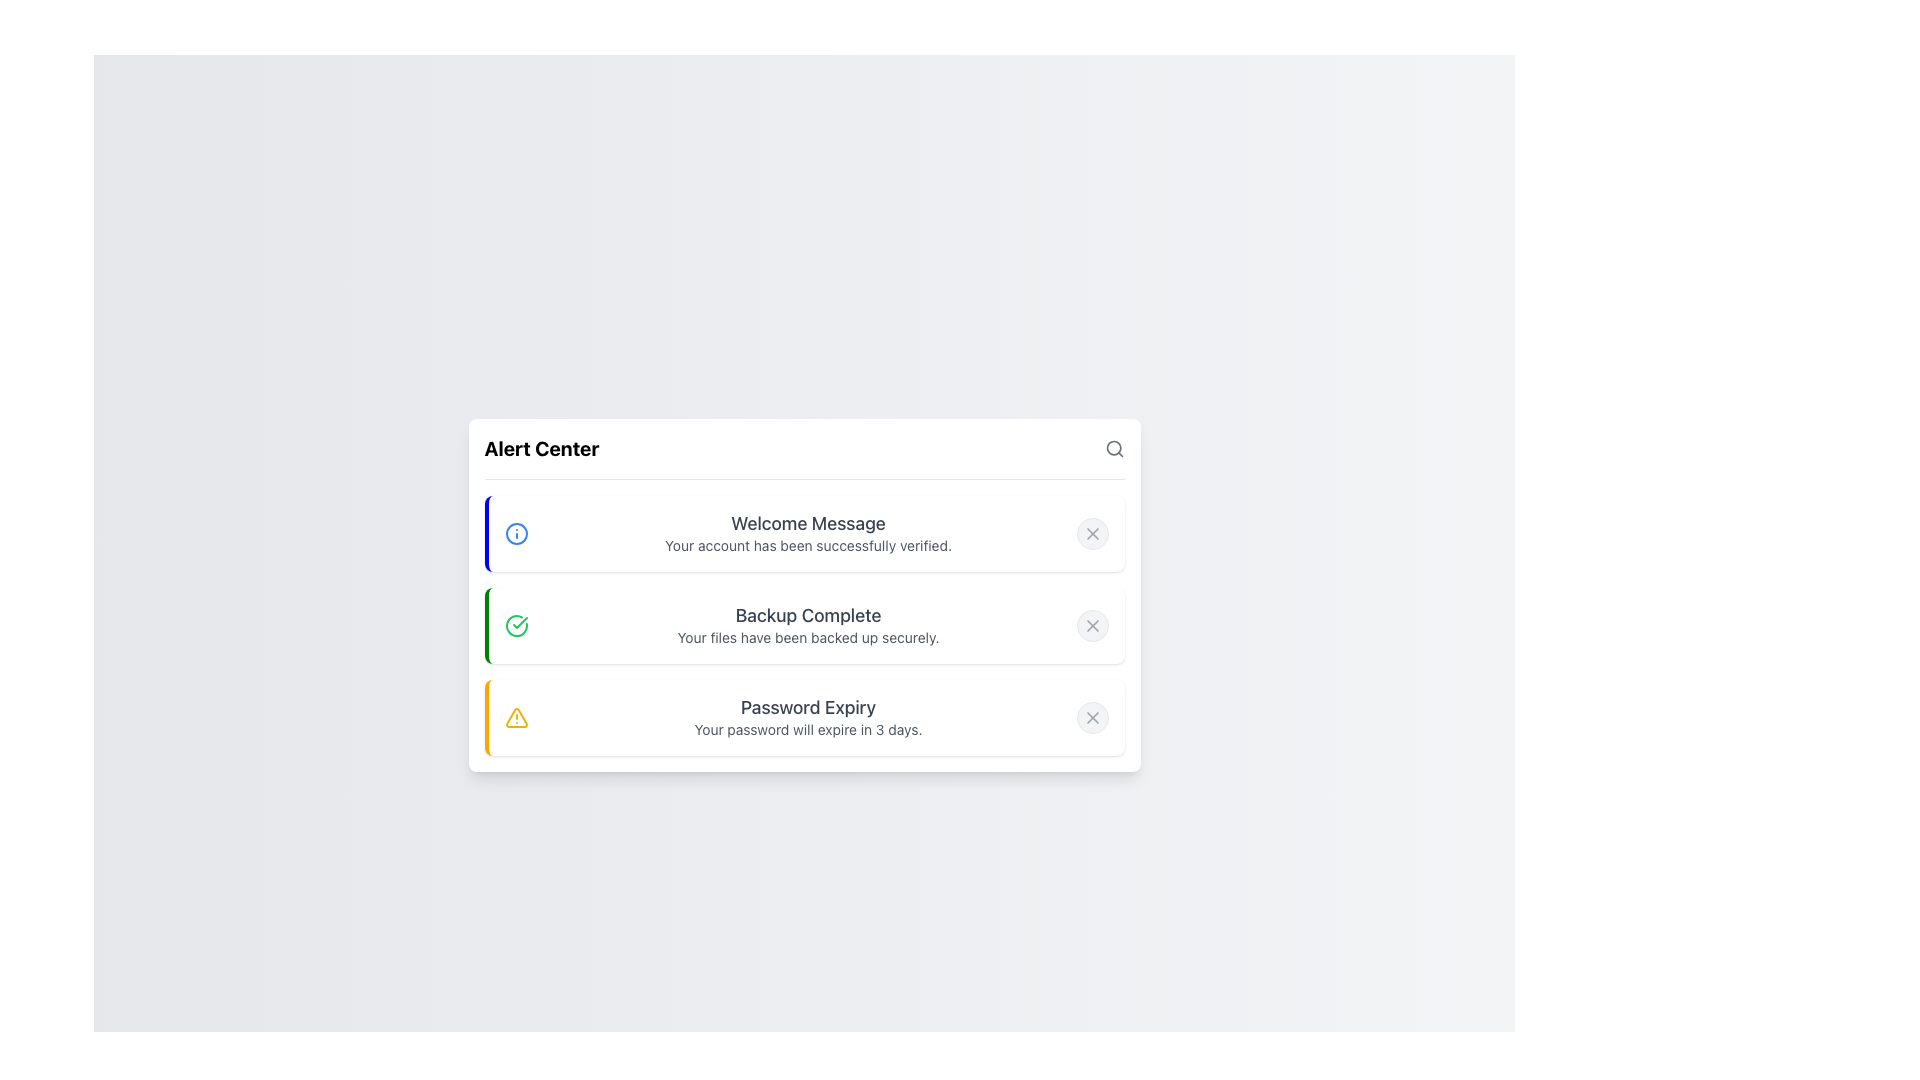 The height and width of the screenshot is (1080, 1920). What do you see at coordinates (804, 593) in the screenshot?
I see `information from the Notification Card titled 'Backup Complete', which is the second item in the notifications list and contains a description stating 'Your files have been backed up securely'` at bounding box center [804, 593].